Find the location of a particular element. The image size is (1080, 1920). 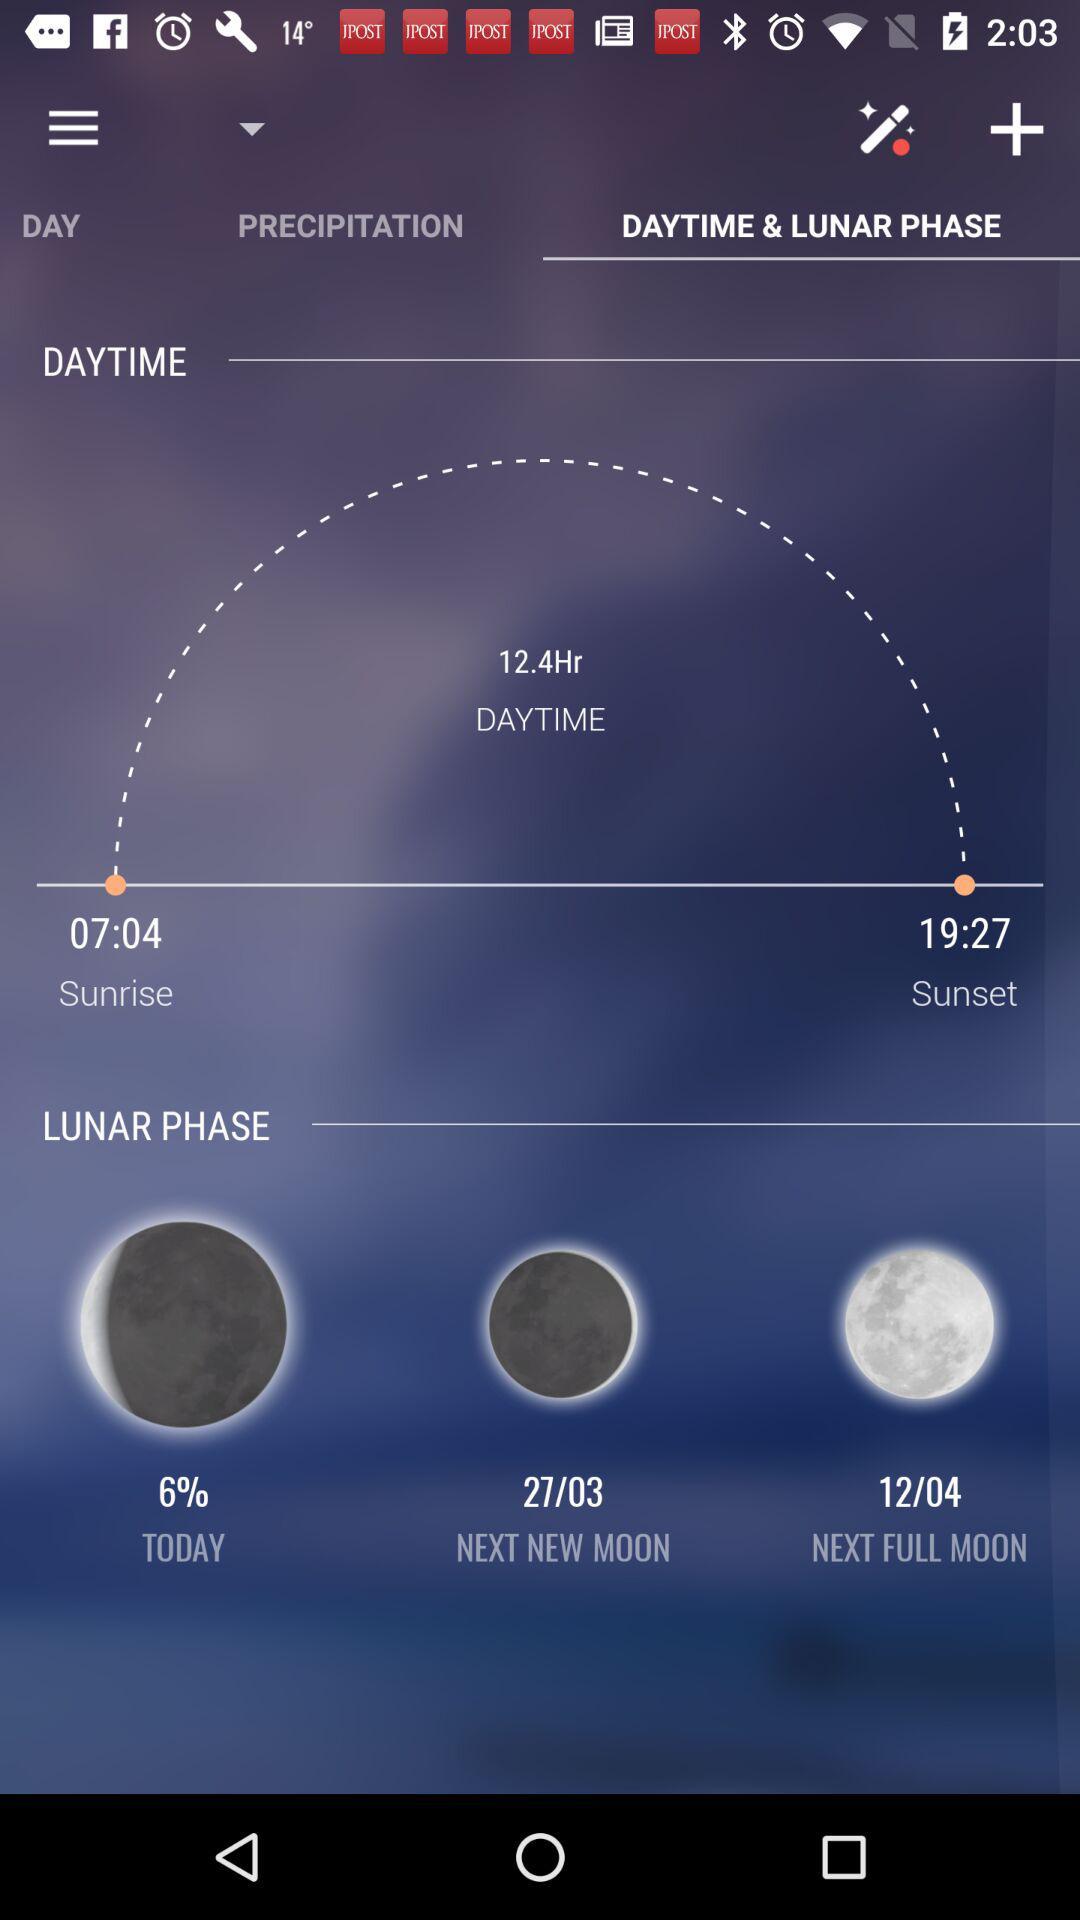

the first moon under lunar phase is located at coordinates (184, 1324).